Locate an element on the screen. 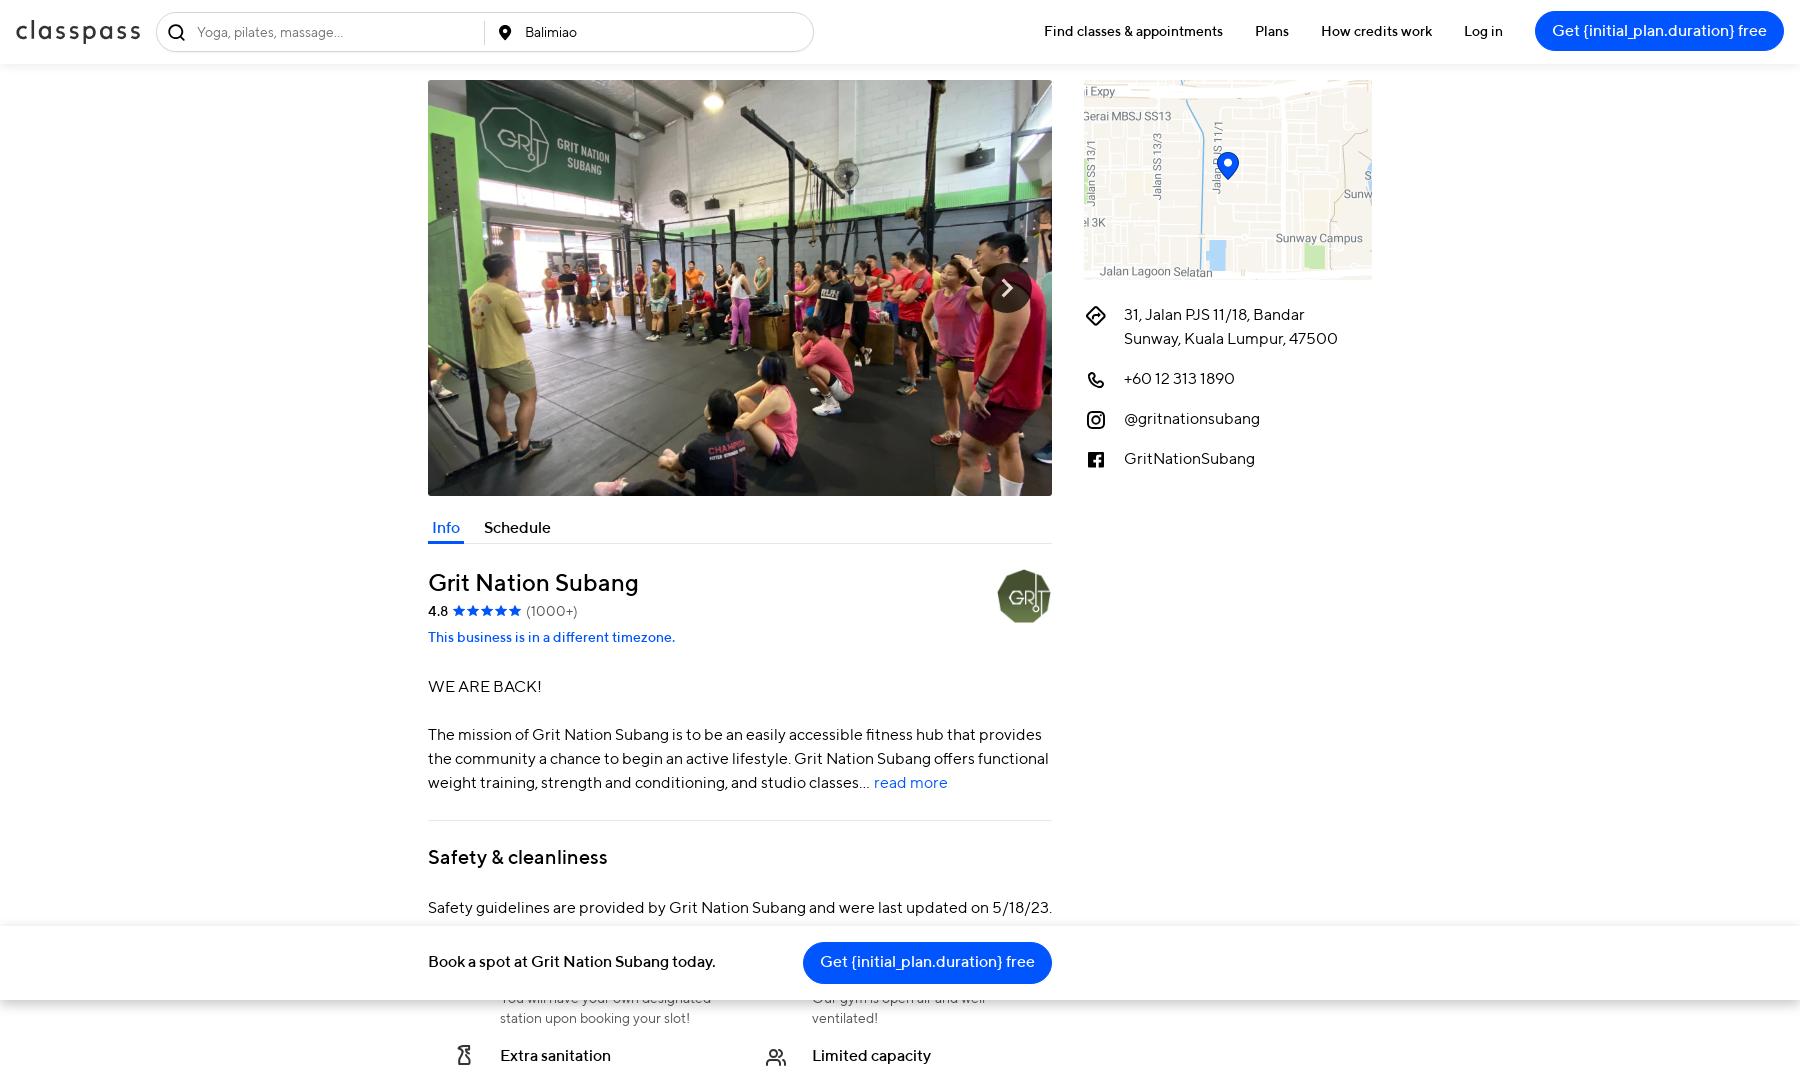 This screenshot has width=1800, height=1077. 'Safety & cleanliness' is located at coordinates (517, 857).